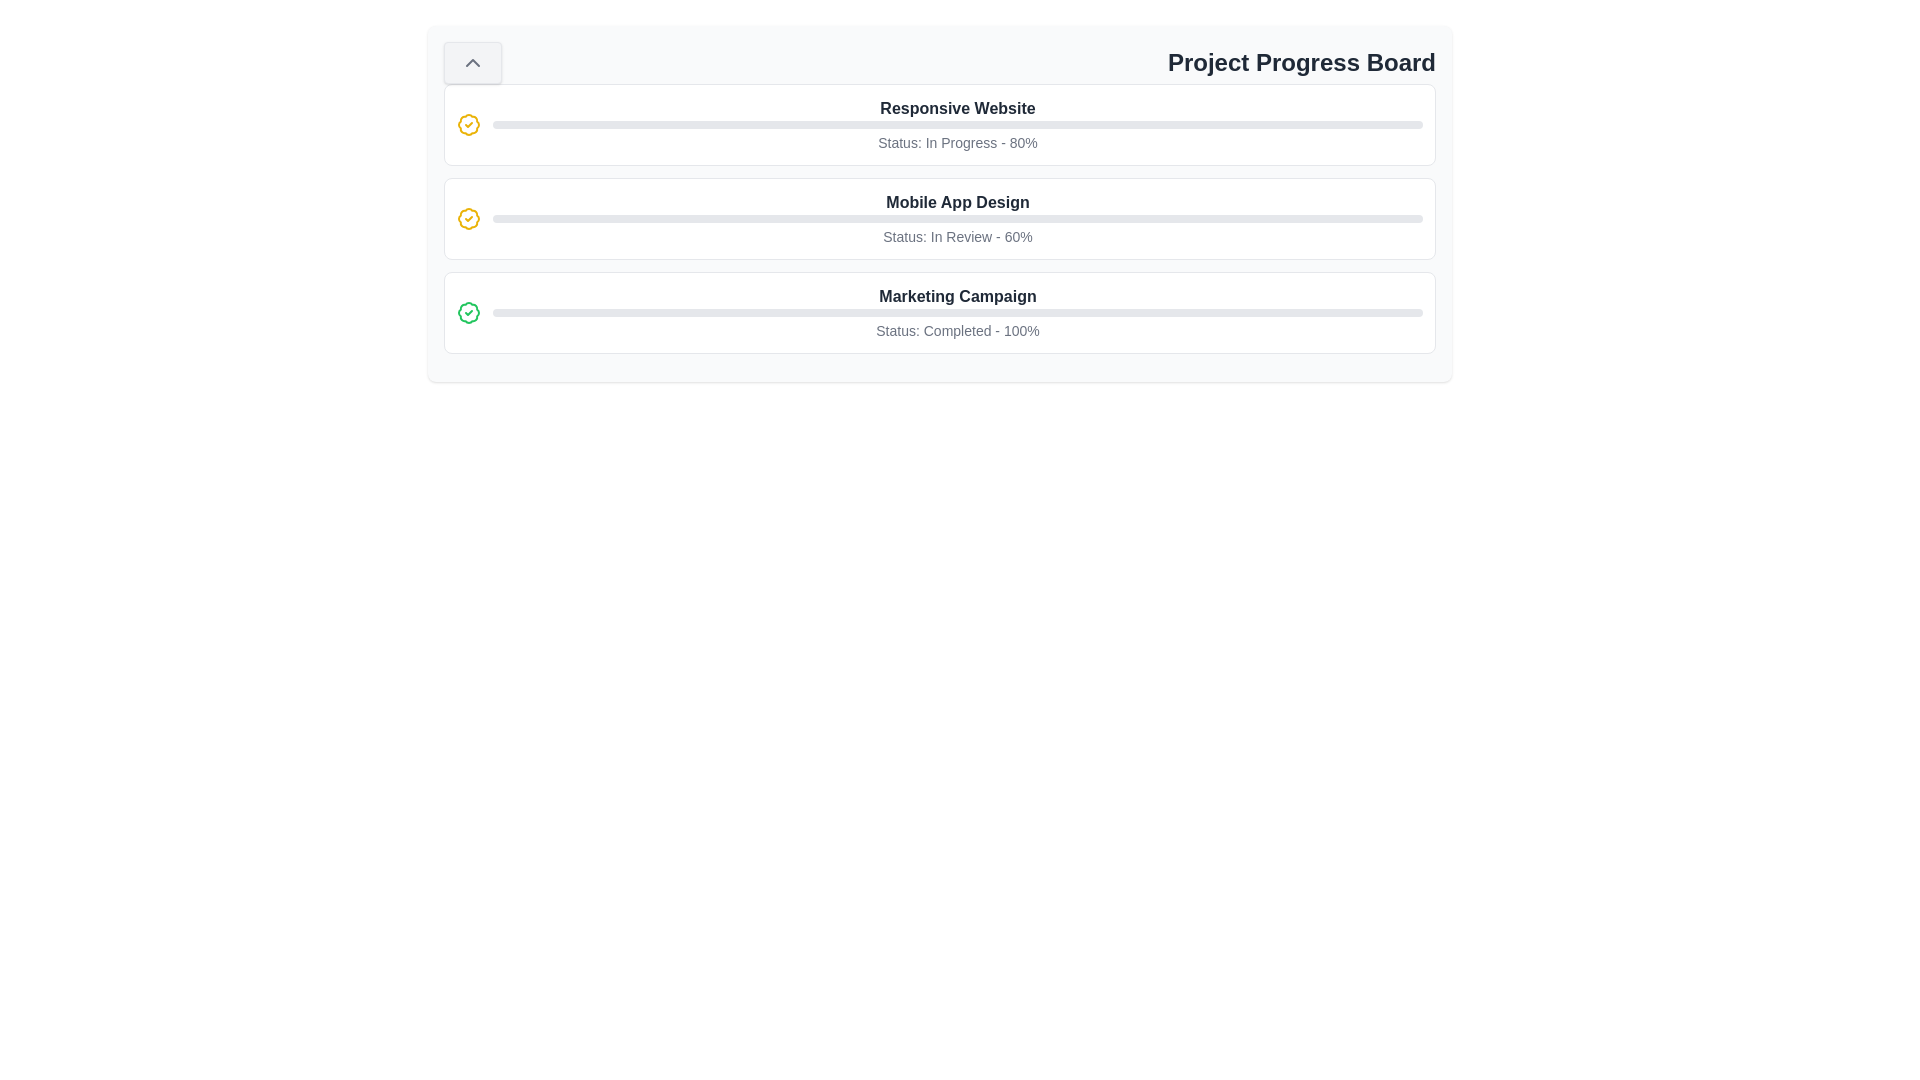  Describe the element at coordinates (468, 312) in the screenshot. I see `the green checkmark icon representing the completed status of the 'Marketing Campaign' entry in the list` at that location.